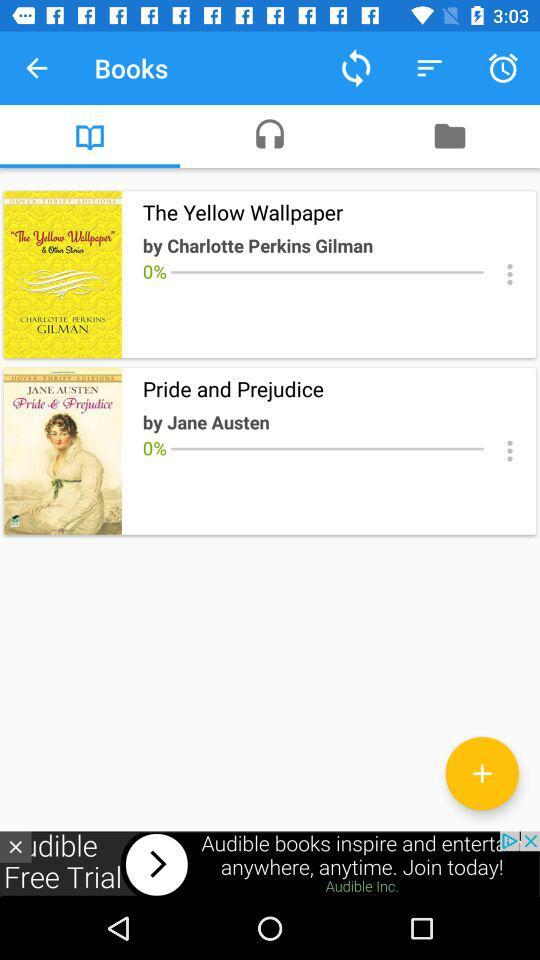 This screenshot has width=540, height=960. What do you see at coordinates (509, 273) in the screenshot?
I see `share the article` at bounding box center [509, 273].